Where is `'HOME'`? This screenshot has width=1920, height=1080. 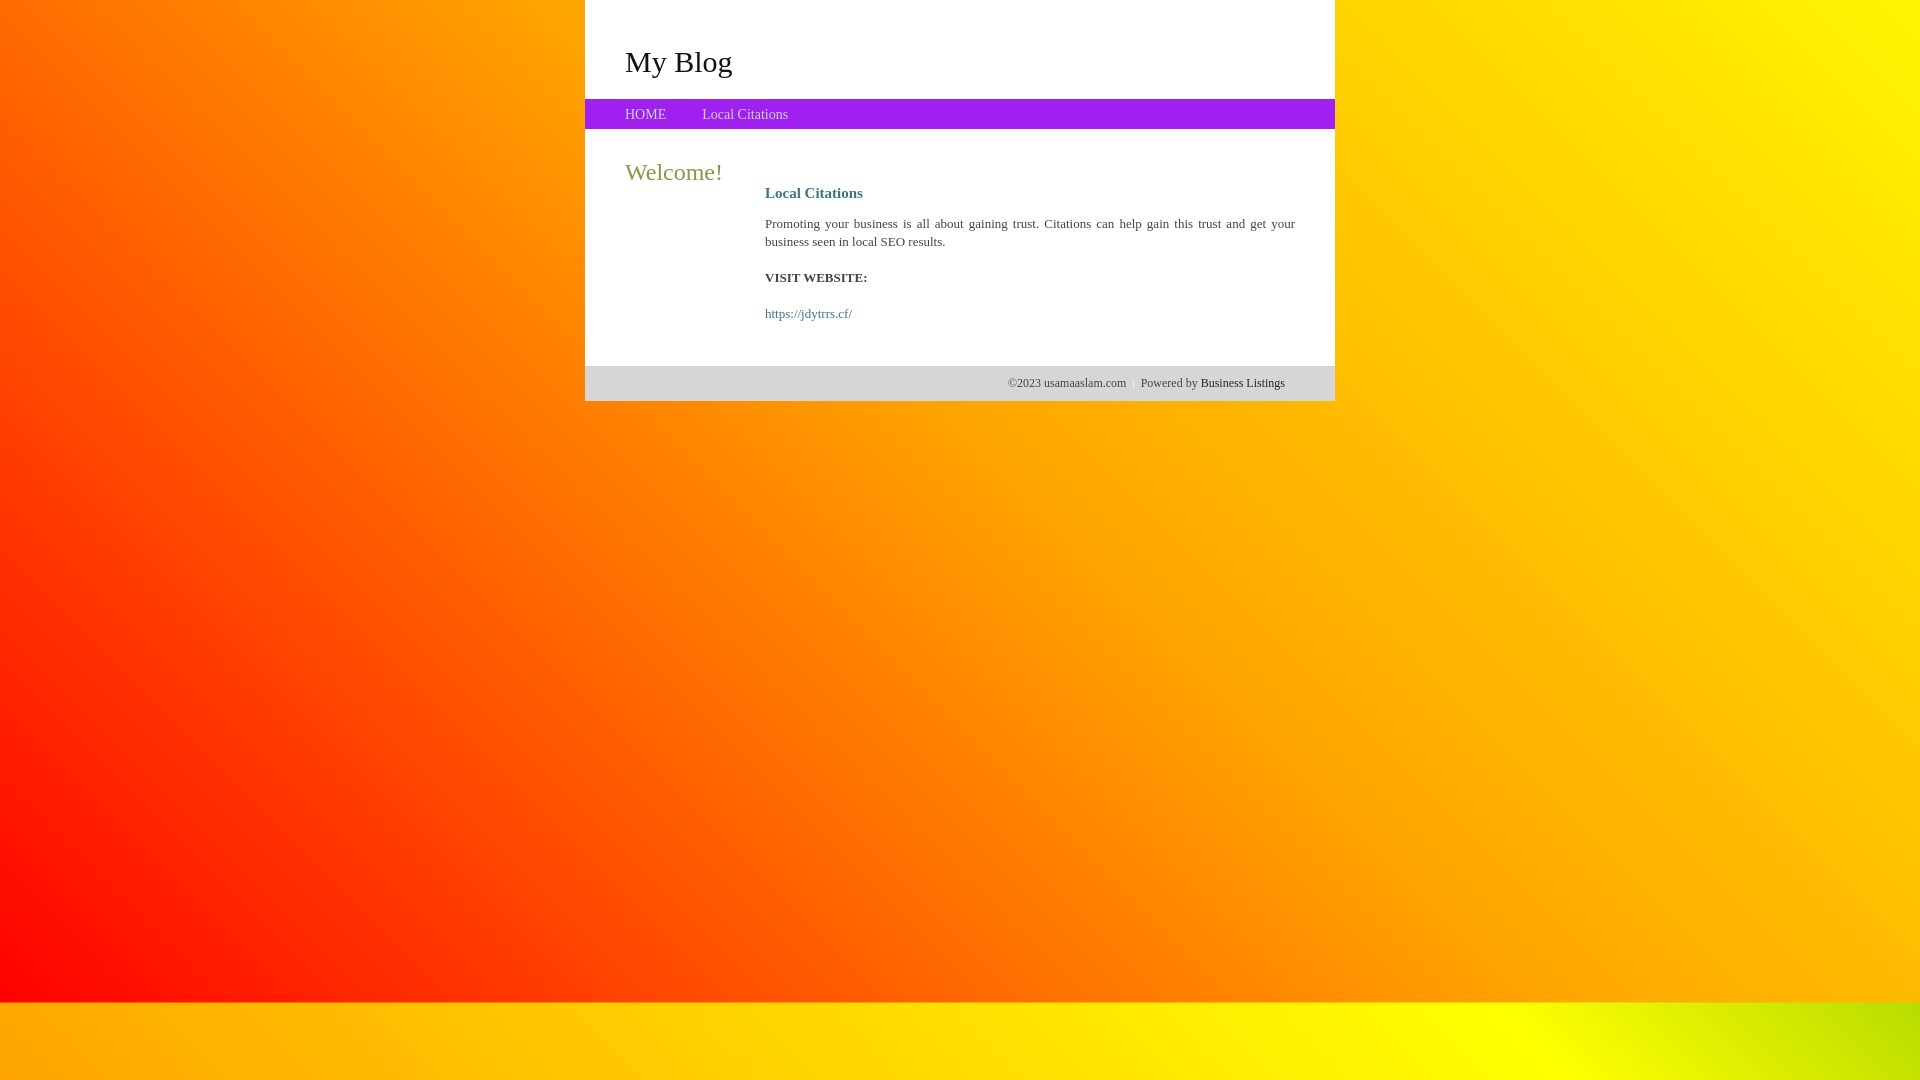
'HOME' is located at coordinates (645, 114).